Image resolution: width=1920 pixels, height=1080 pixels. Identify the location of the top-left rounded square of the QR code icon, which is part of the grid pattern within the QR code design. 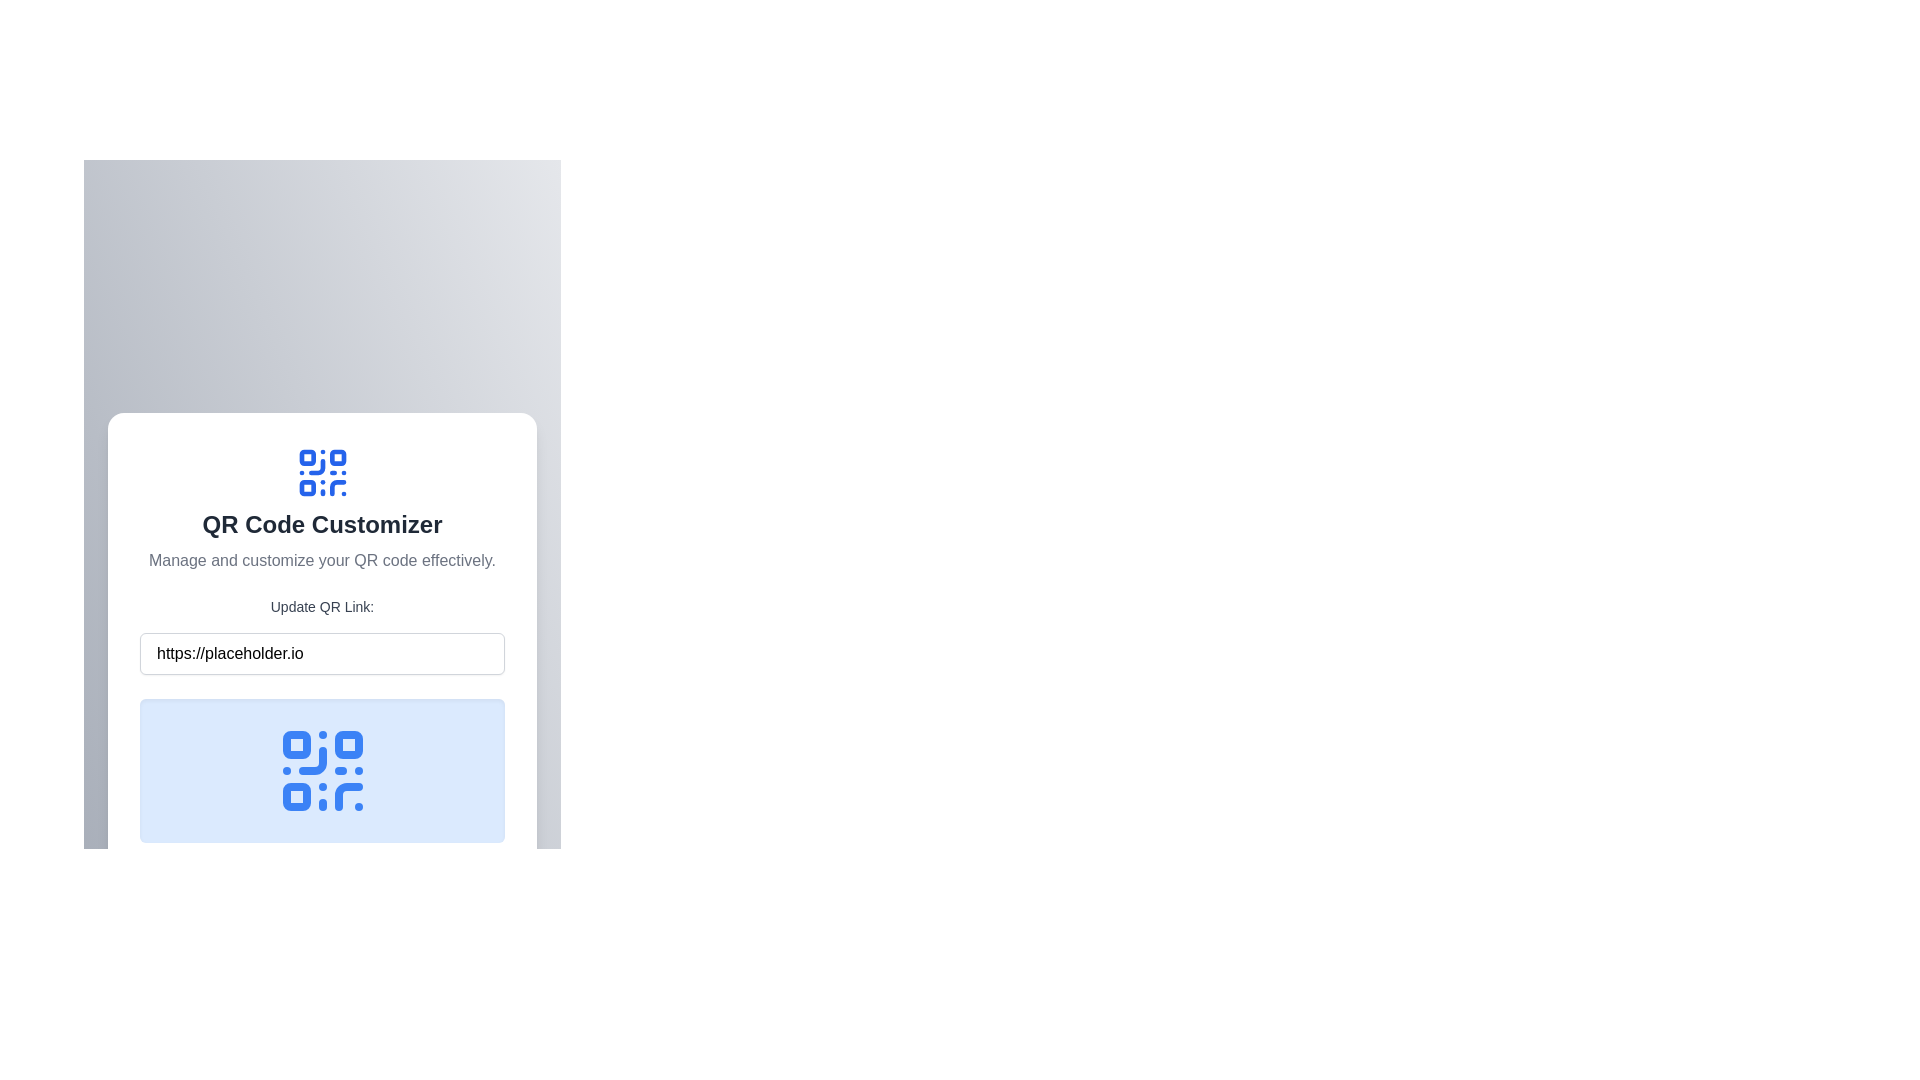
(295, 744).